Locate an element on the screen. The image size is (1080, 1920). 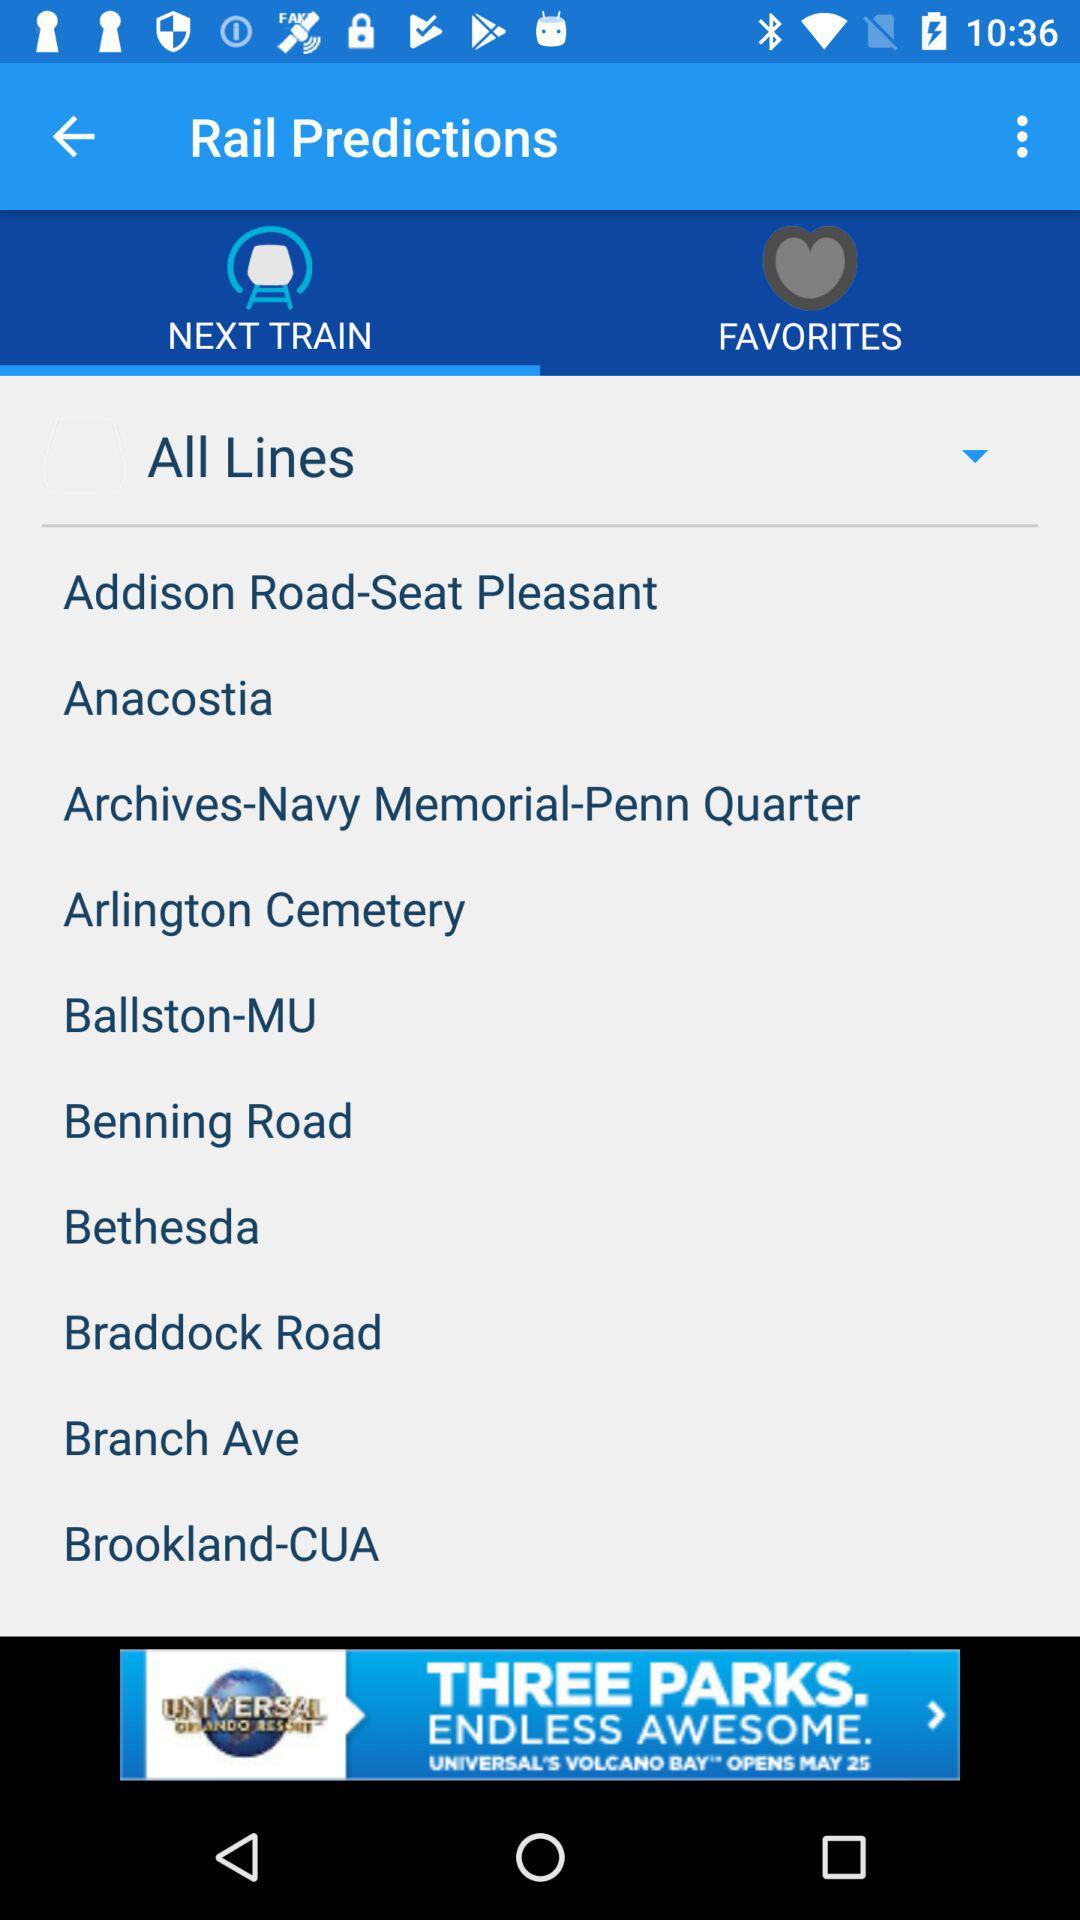
visit advertised website is located at coordinates (540, 1713).